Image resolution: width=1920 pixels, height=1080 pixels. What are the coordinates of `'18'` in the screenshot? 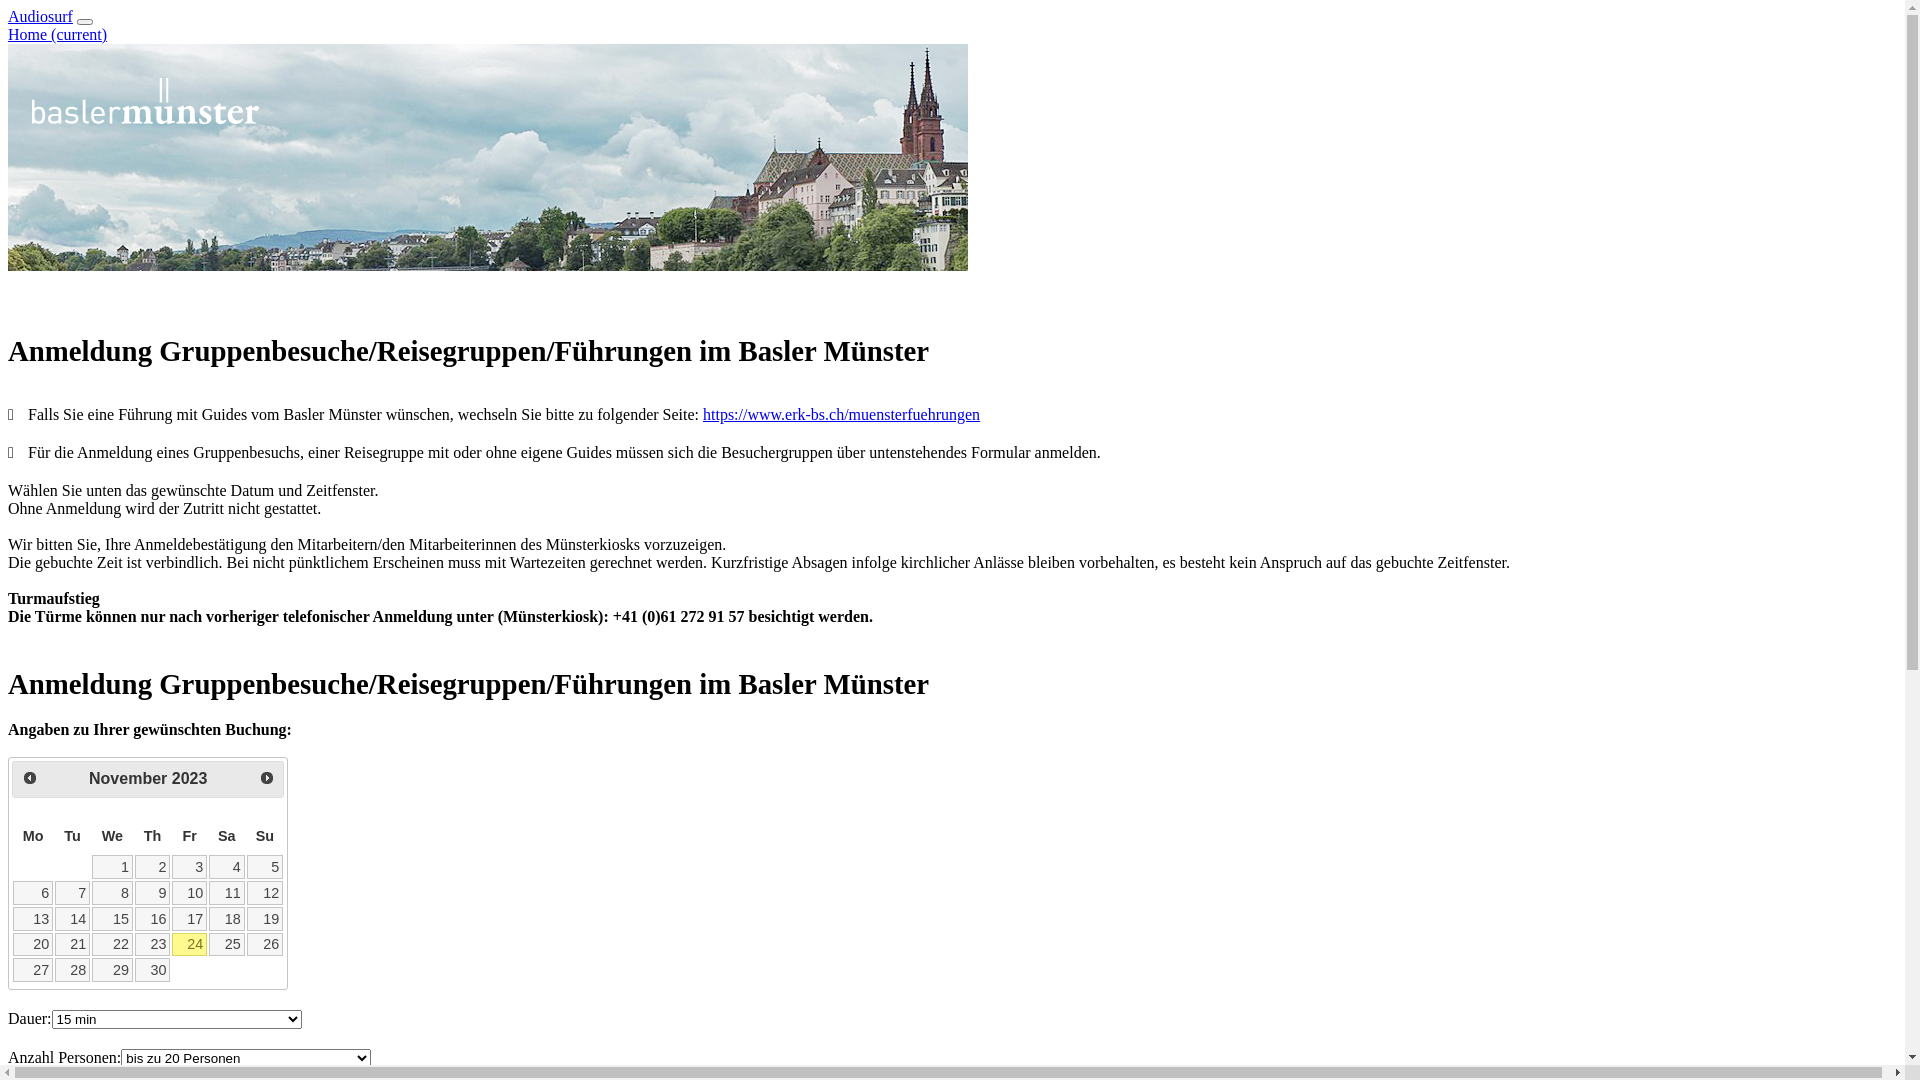 It's located at (226, 918).